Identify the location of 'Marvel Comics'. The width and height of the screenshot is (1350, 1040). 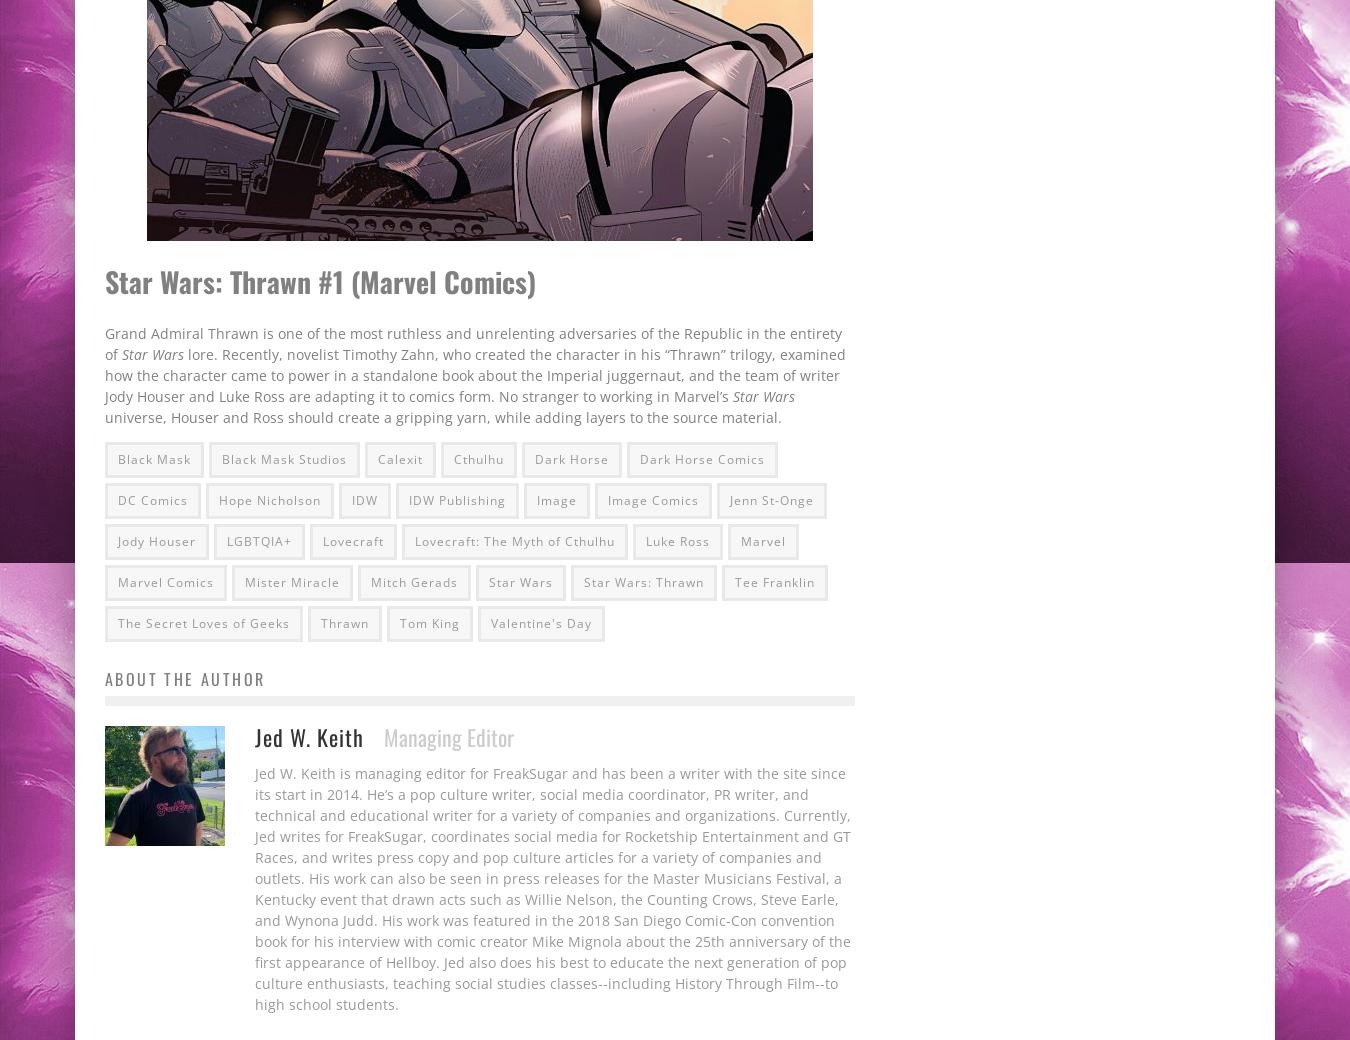
(166, 580).